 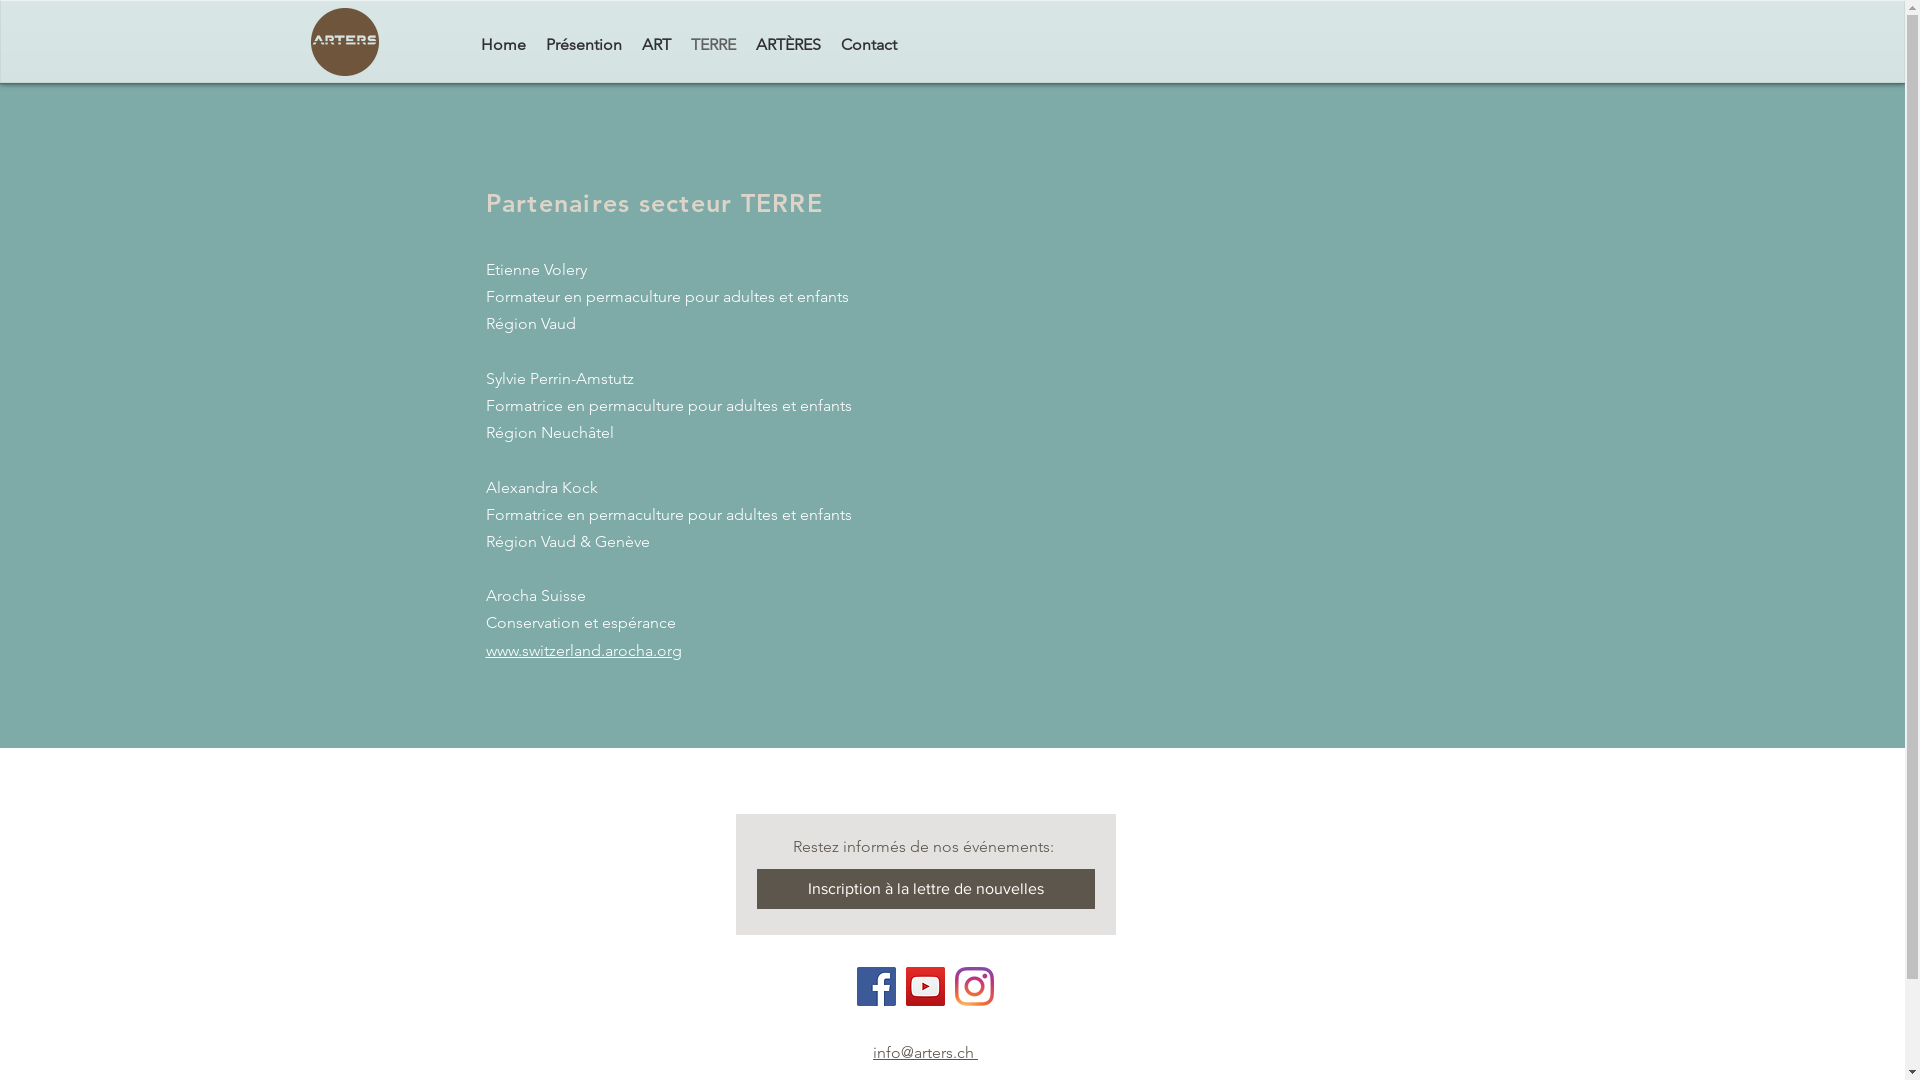 I want to click on 'info@arters.ch ', so click(x=924, y=1051).